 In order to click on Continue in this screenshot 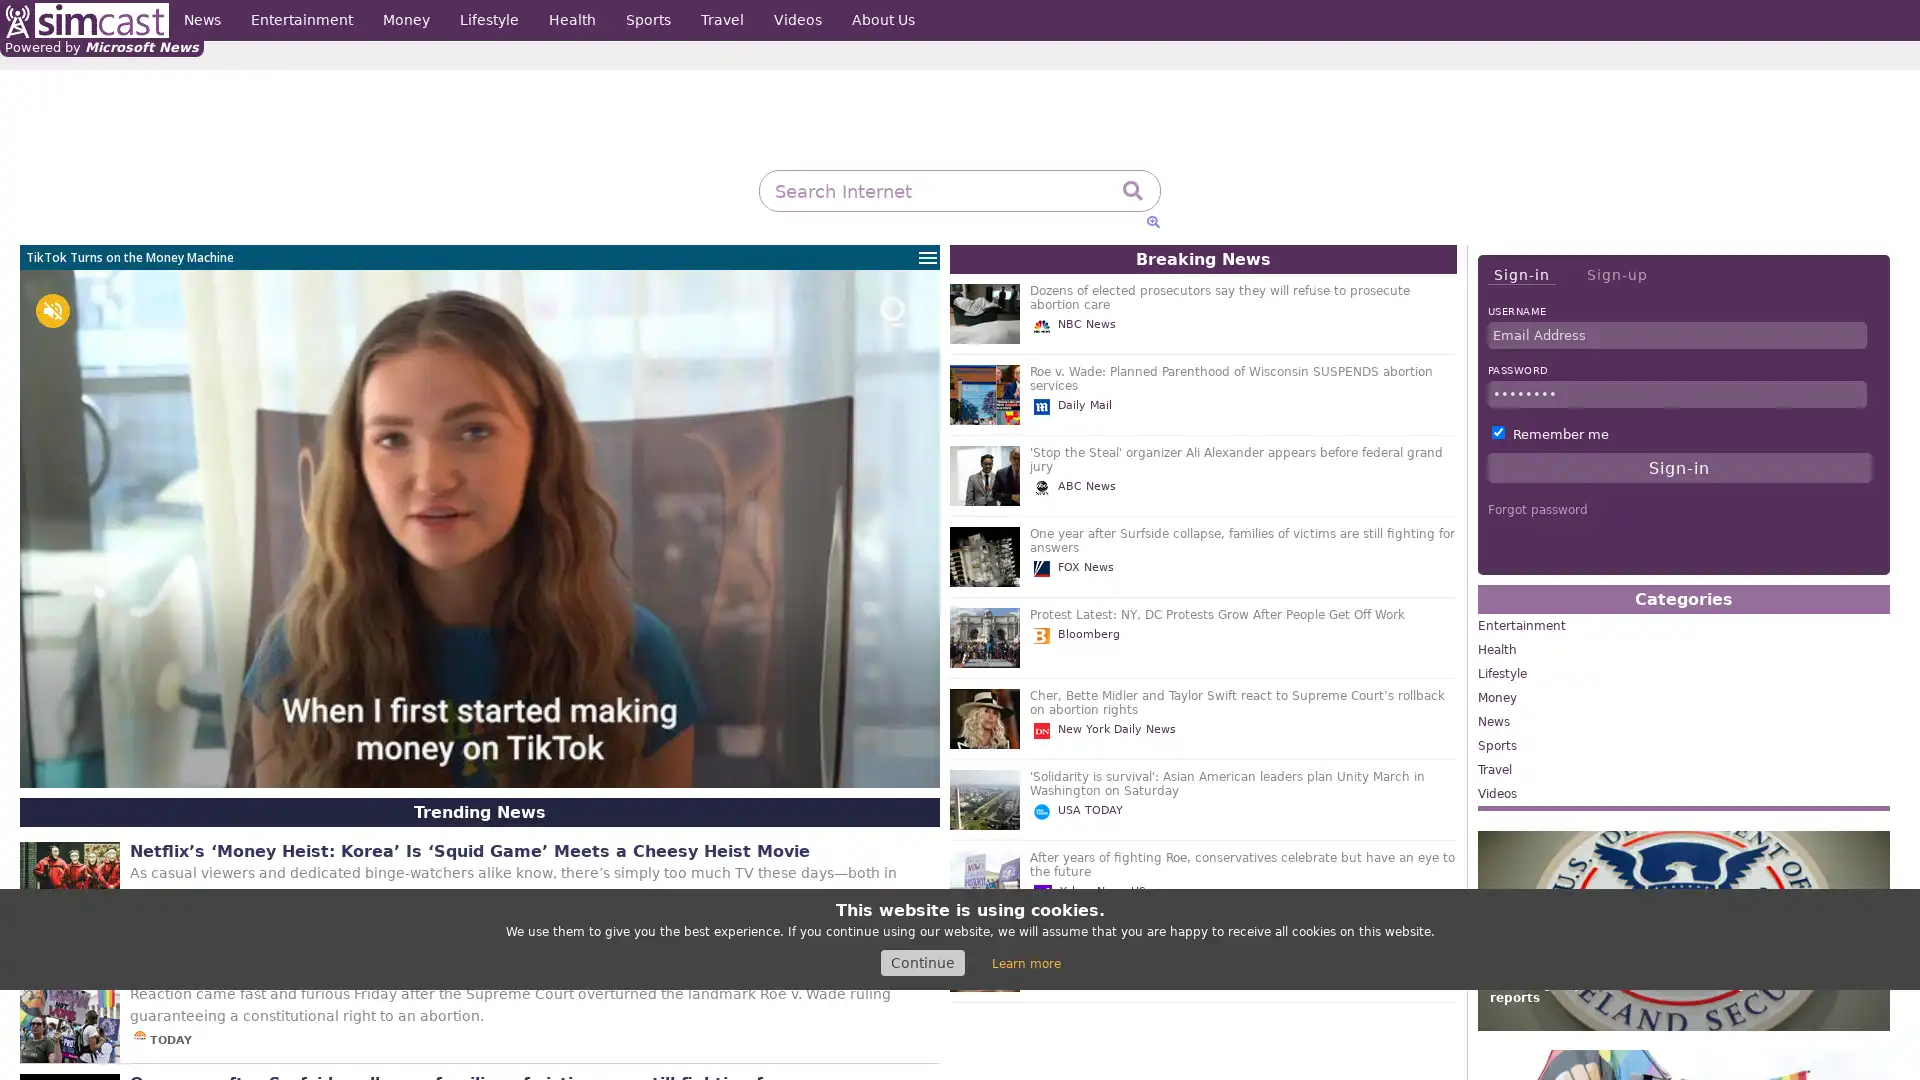, I will do `click(921, 962)`.